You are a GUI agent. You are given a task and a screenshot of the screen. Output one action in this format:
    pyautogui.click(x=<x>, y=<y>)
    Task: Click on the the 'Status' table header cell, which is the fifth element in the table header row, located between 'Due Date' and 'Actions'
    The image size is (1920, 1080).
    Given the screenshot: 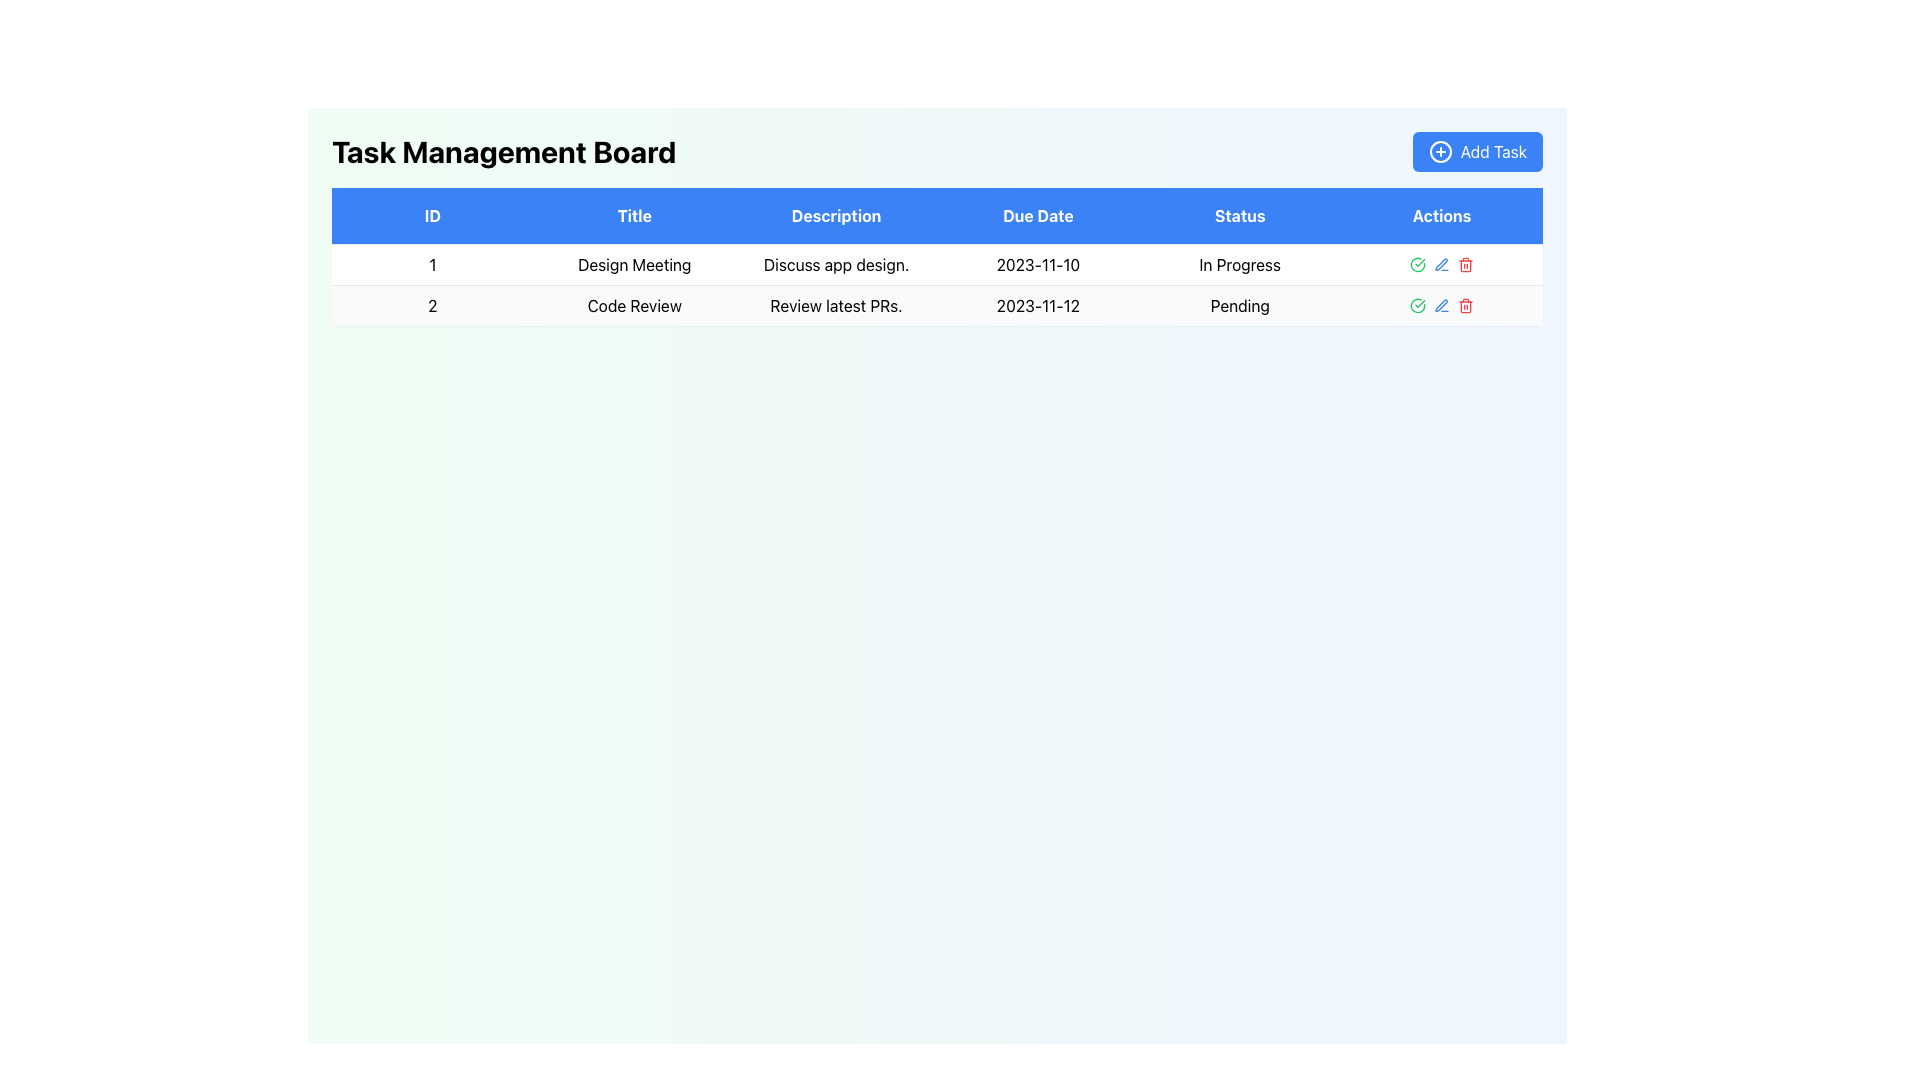 What is the action you would take?
    pyautogui.click(x=1239, y=216)
    